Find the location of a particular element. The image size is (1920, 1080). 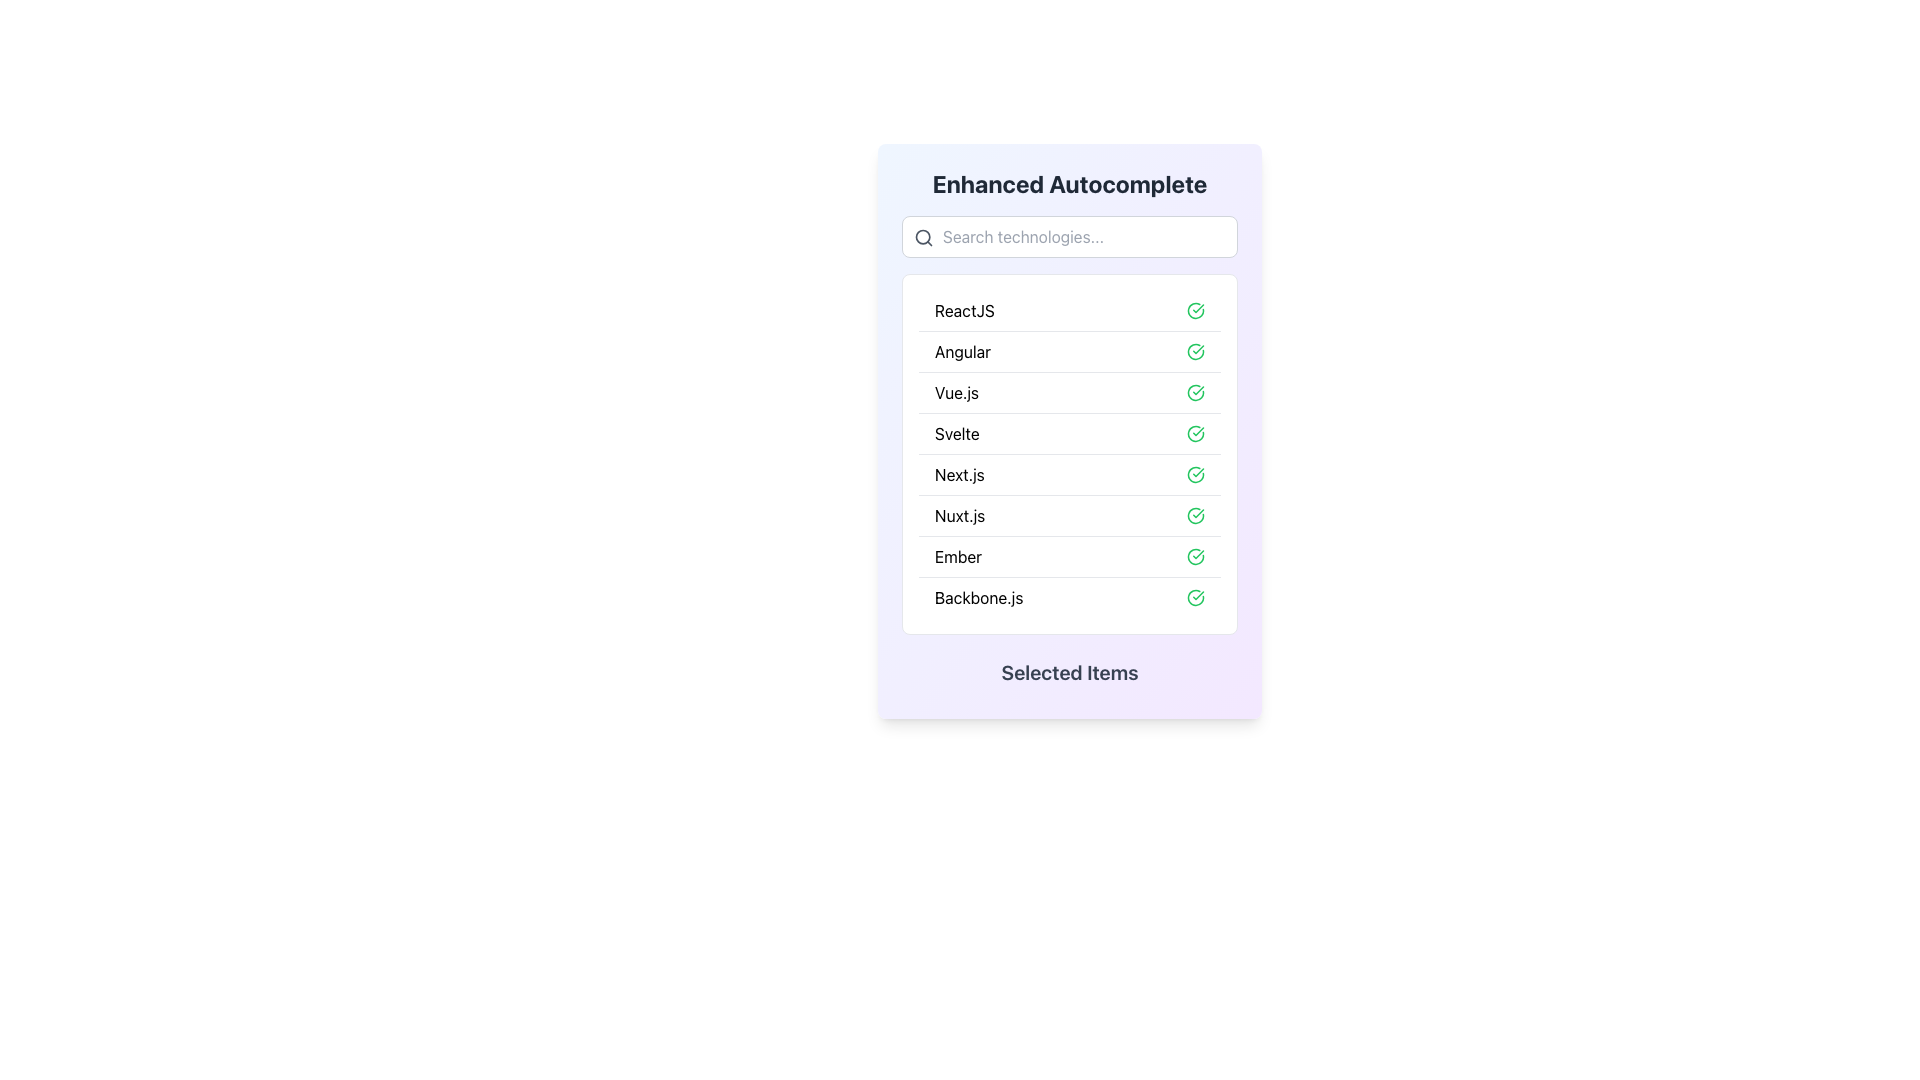

the upper curved arc of the green circular check mark SVG icon associated with the 'Backbone.js' text is located at coordinates (1195, 596).